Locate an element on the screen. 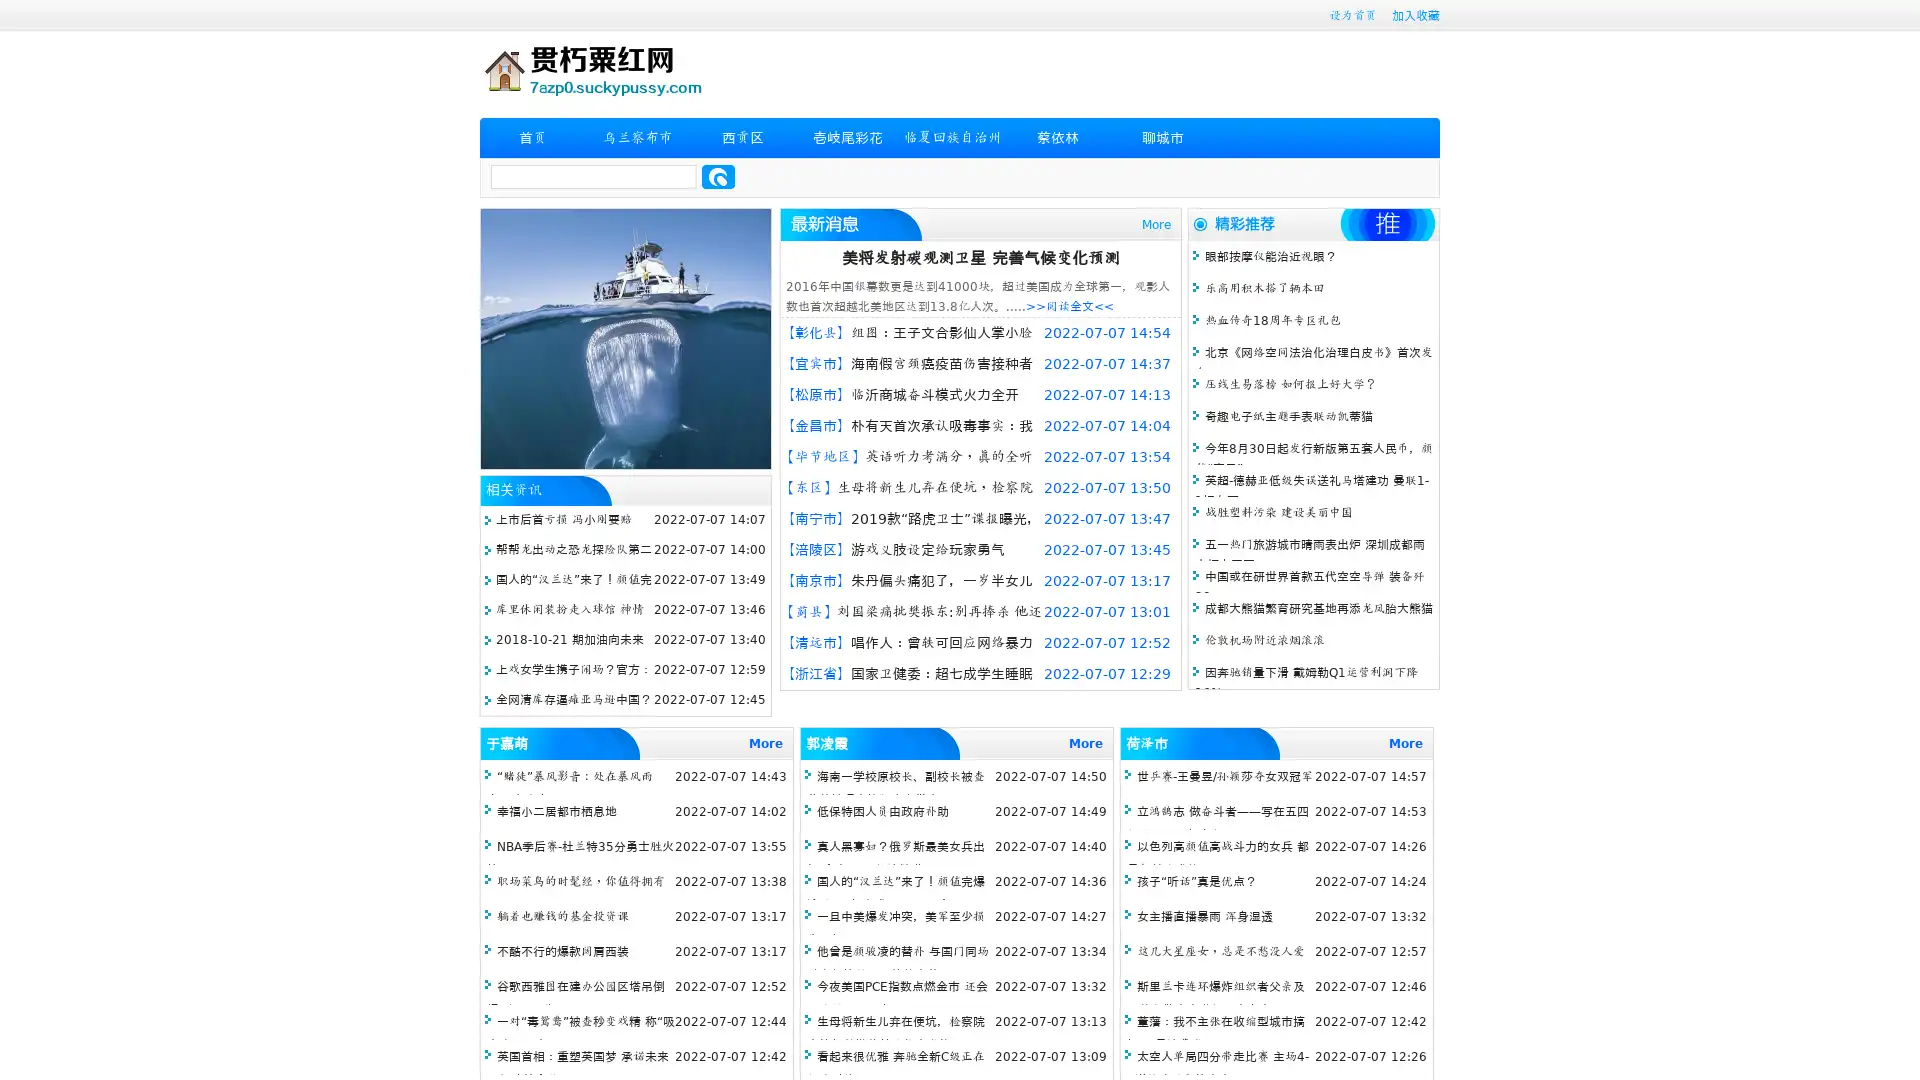  Search is located at coordinates (718, 176).